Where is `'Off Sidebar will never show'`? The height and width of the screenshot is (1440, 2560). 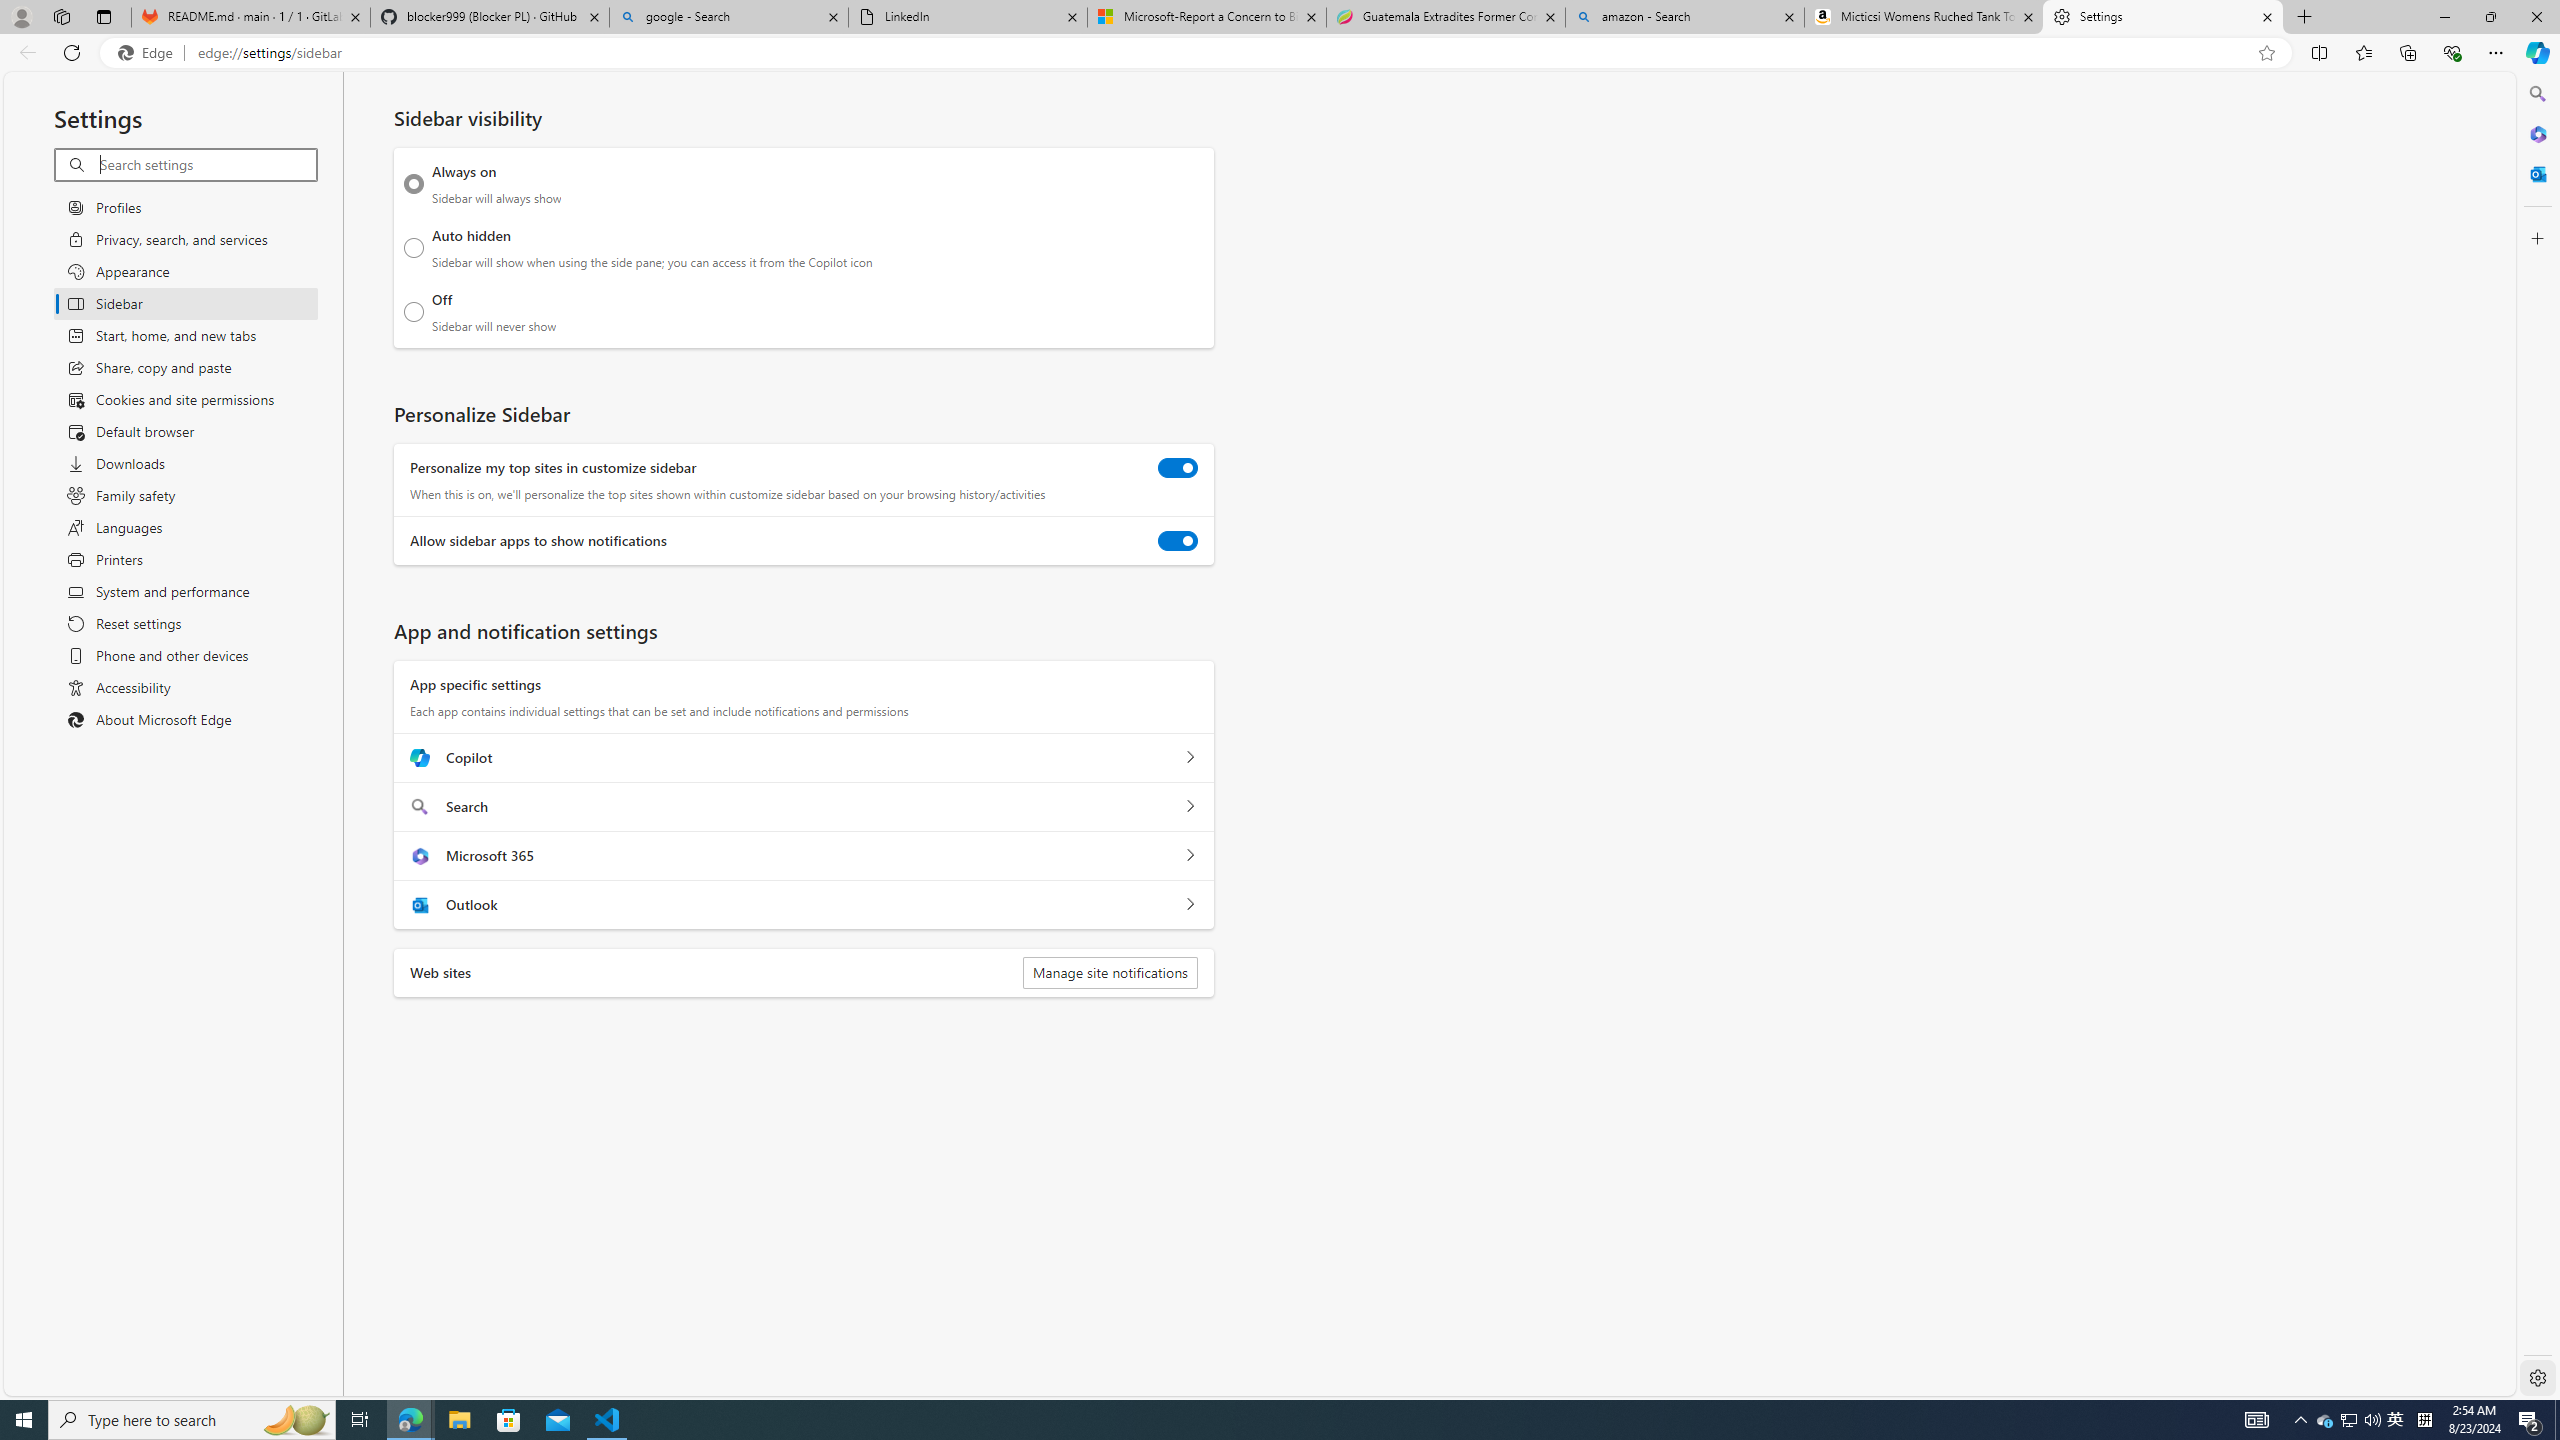
'Off Sidebar will never show' is located at coordinates (413, 311).